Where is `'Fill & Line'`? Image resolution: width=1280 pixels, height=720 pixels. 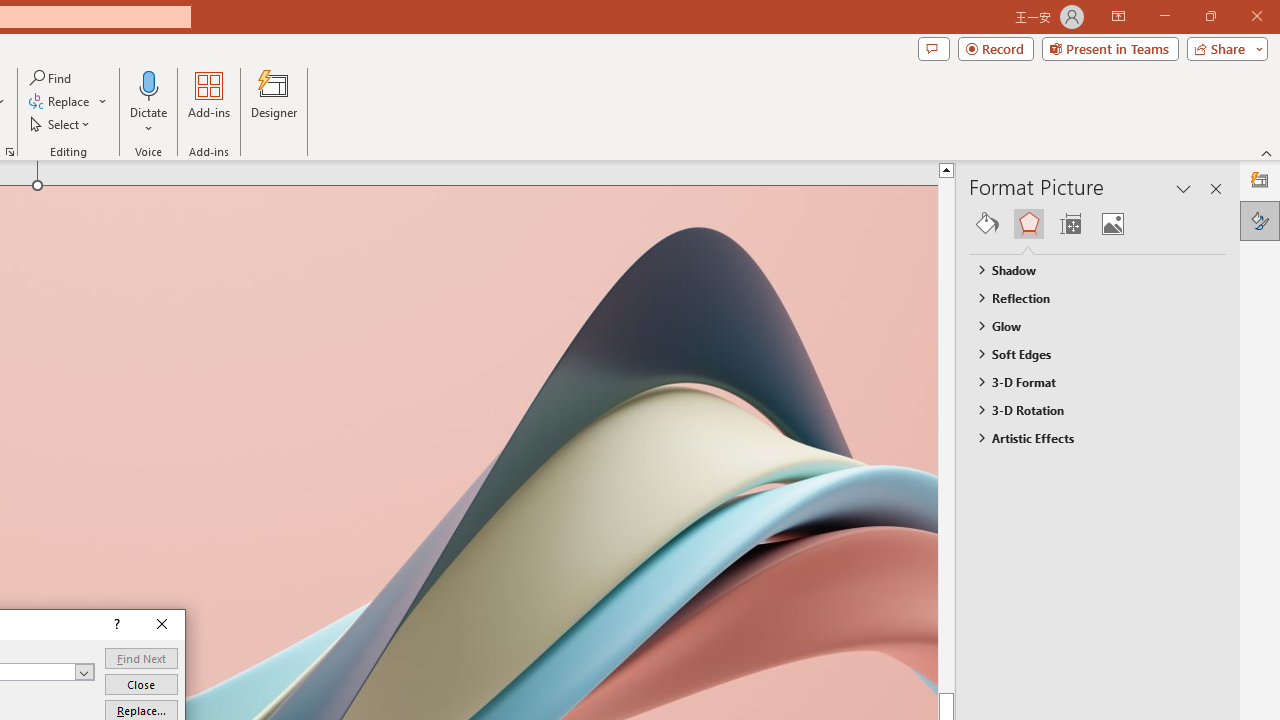 'Fill & Line' is located at coordinates (987, 223).